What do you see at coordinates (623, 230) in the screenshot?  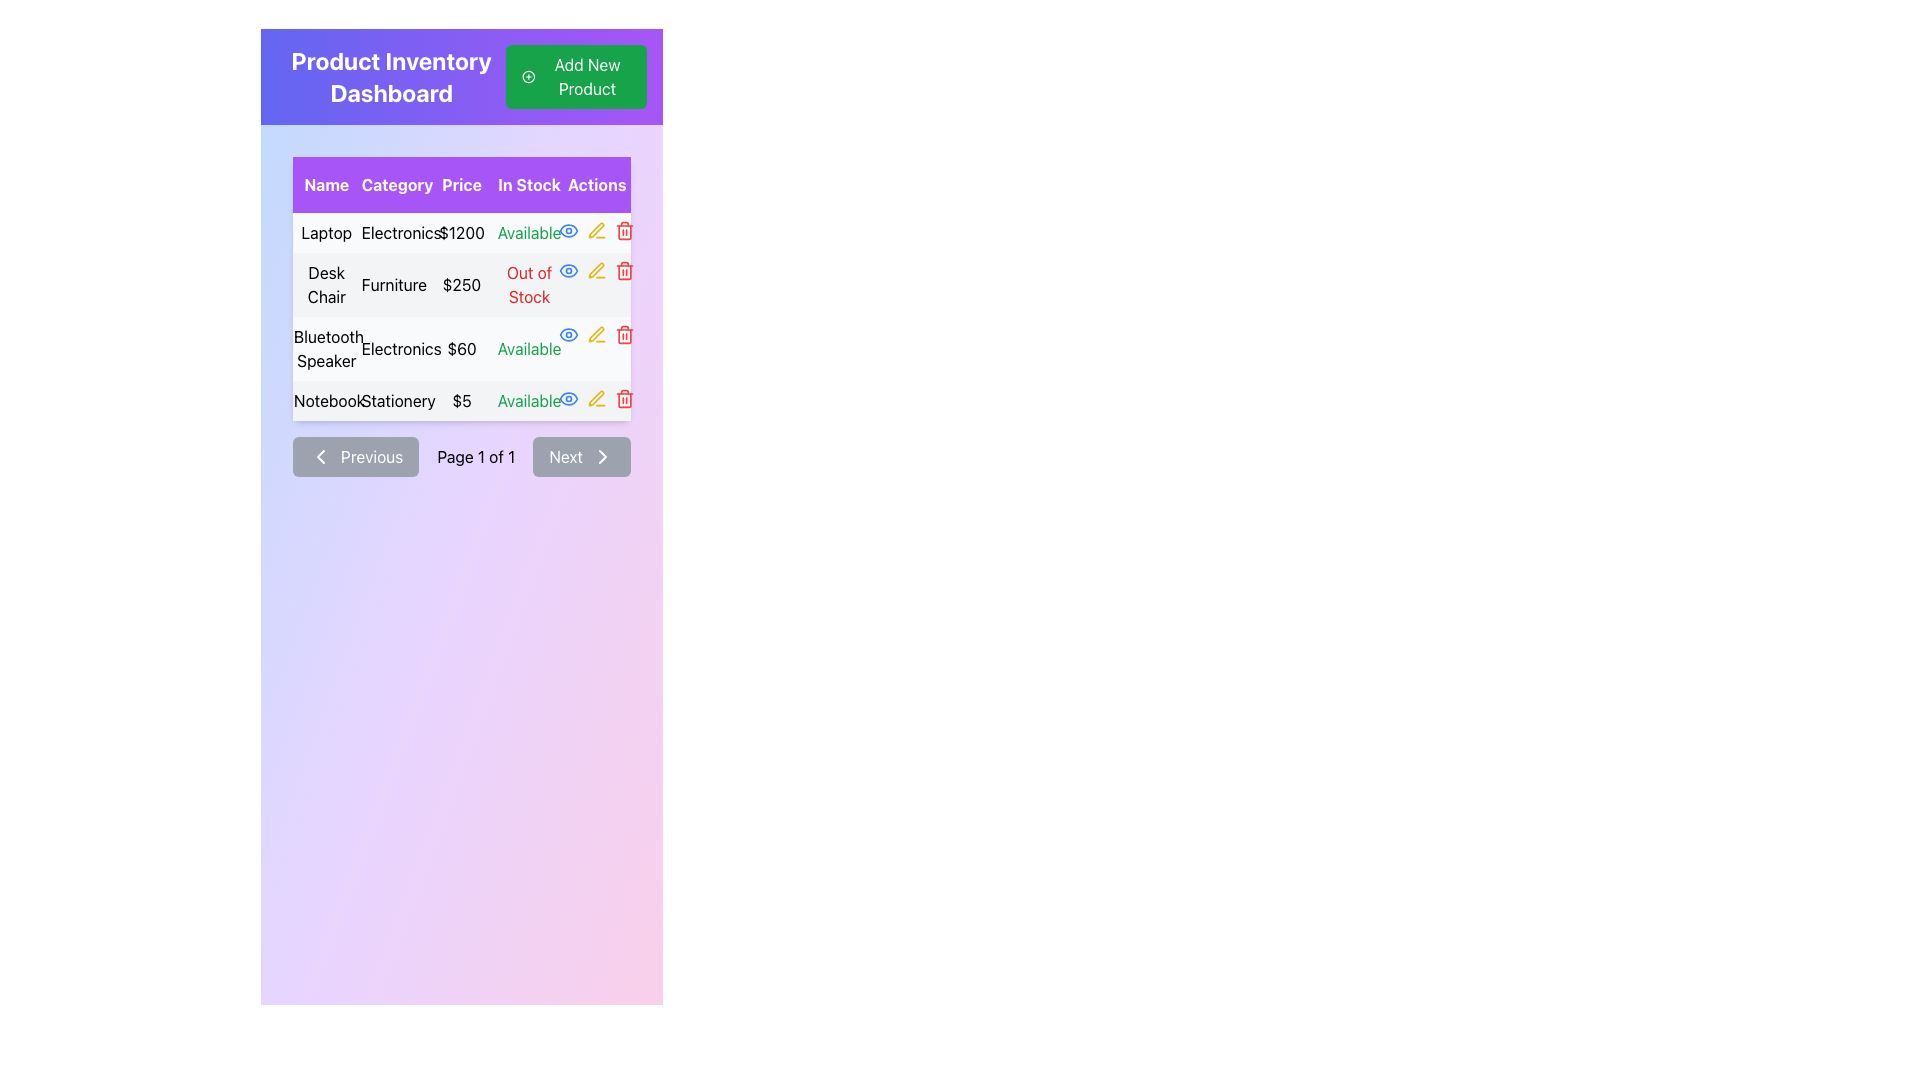 I see `the red trash can icon located` at bounding box center [623, 230].